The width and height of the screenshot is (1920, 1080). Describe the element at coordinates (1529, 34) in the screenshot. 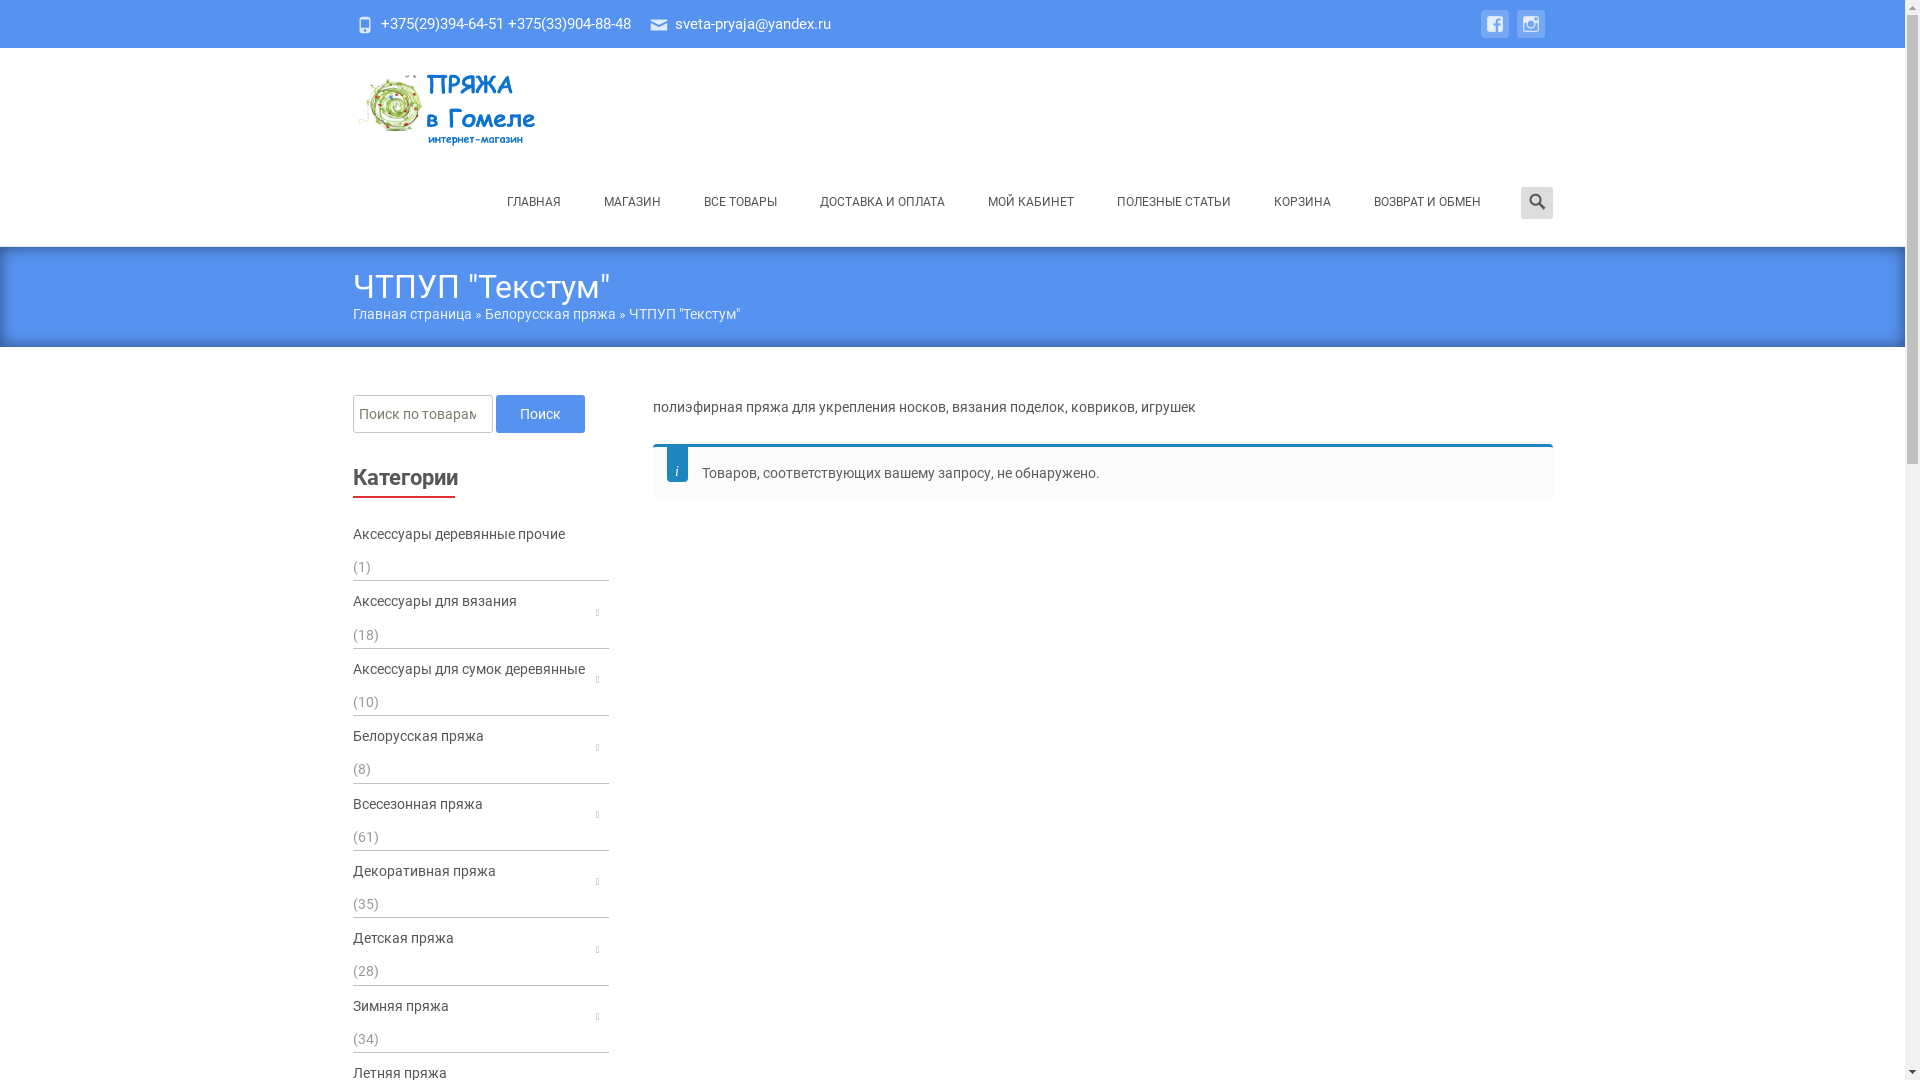

I see `'instagram'` at that location.